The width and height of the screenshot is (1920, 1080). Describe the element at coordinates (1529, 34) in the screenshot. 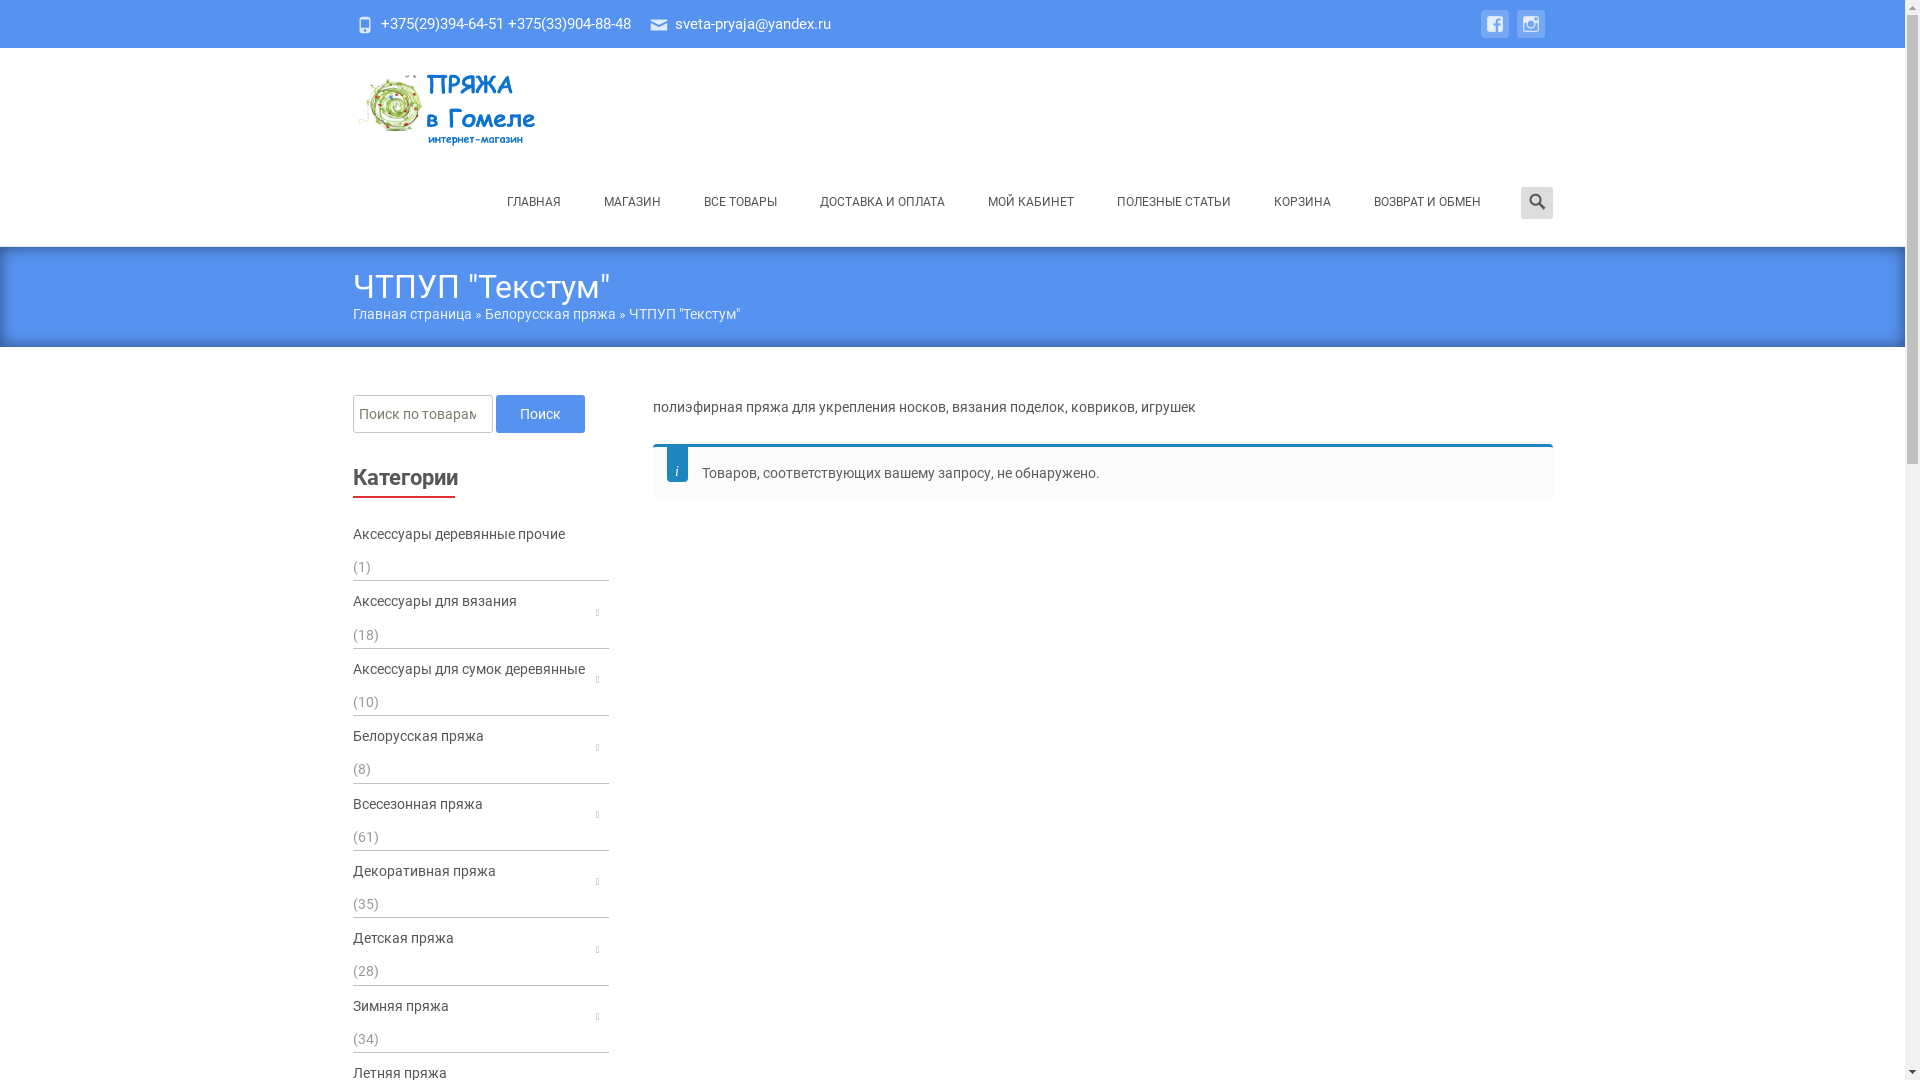

I see `'instagram'` at that location.